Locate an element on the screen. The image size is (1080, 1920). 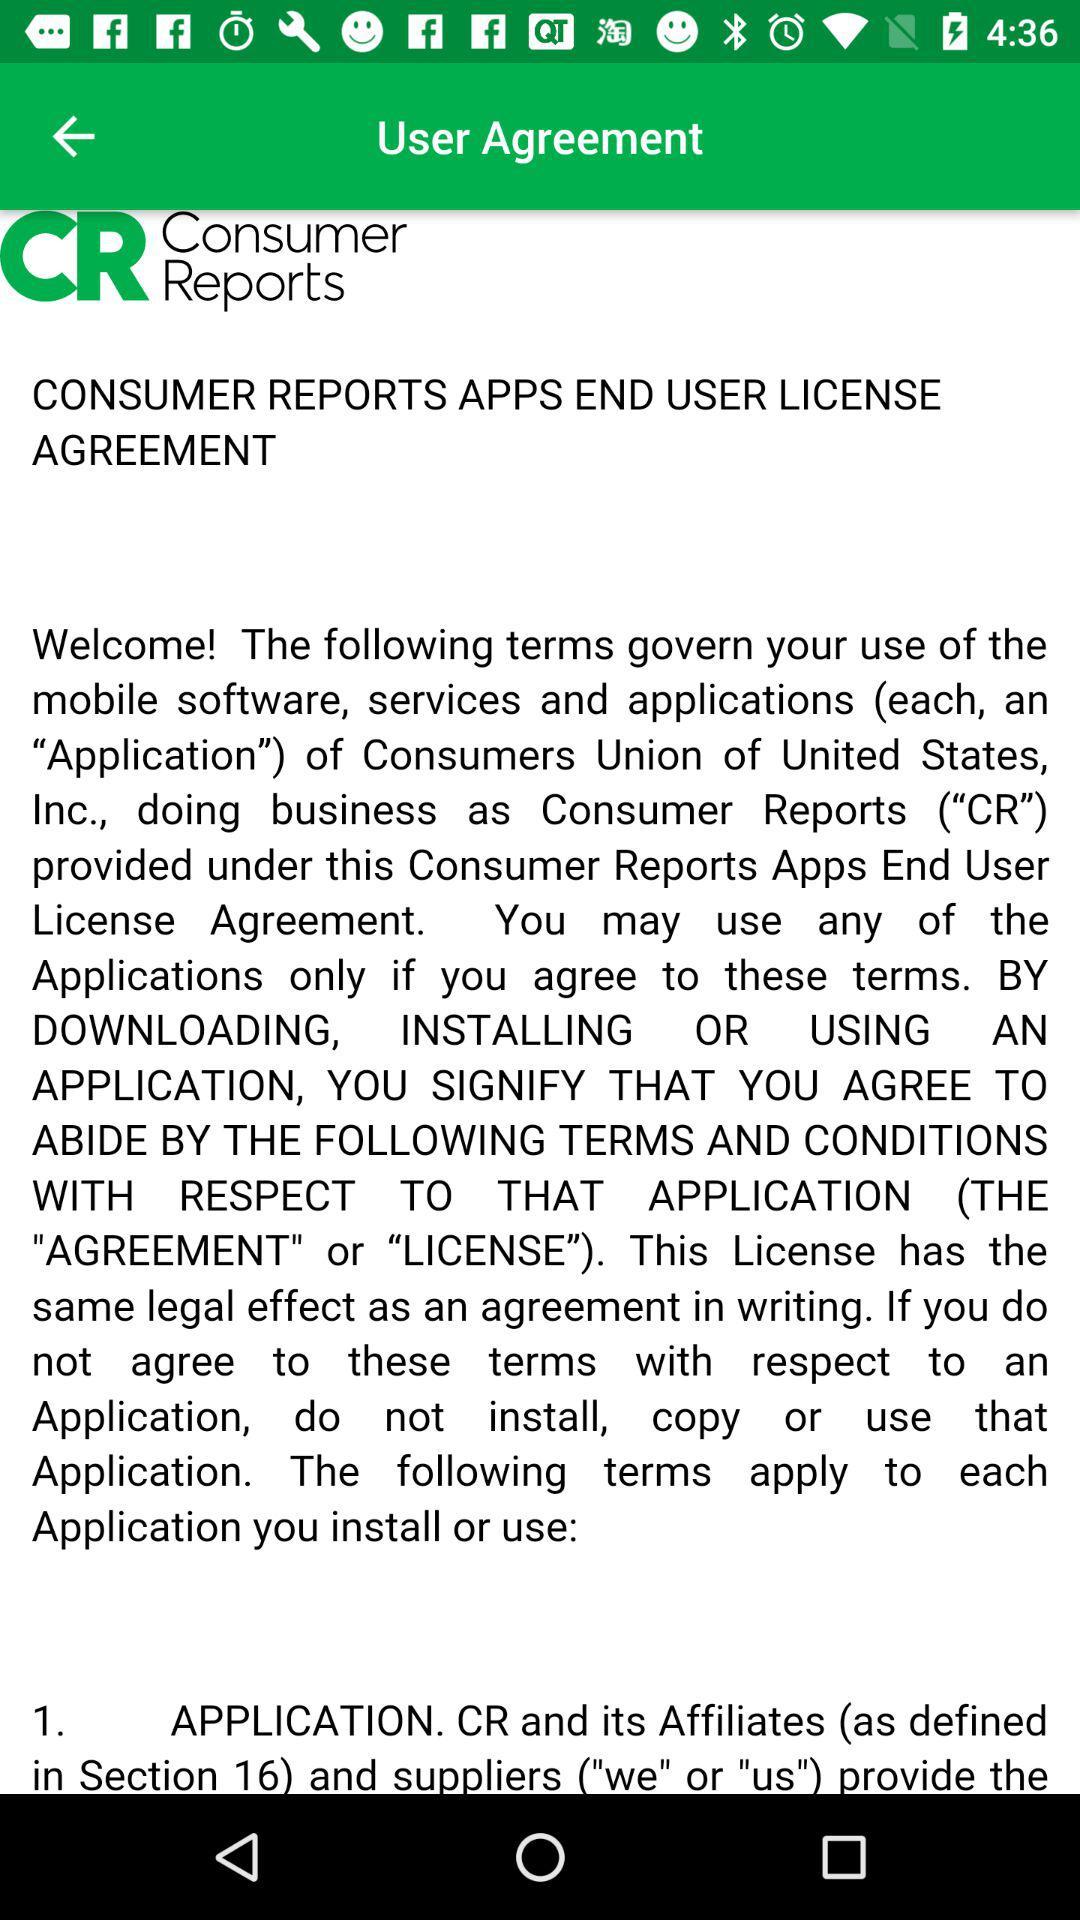
file is located at coordinates (540, 1002).